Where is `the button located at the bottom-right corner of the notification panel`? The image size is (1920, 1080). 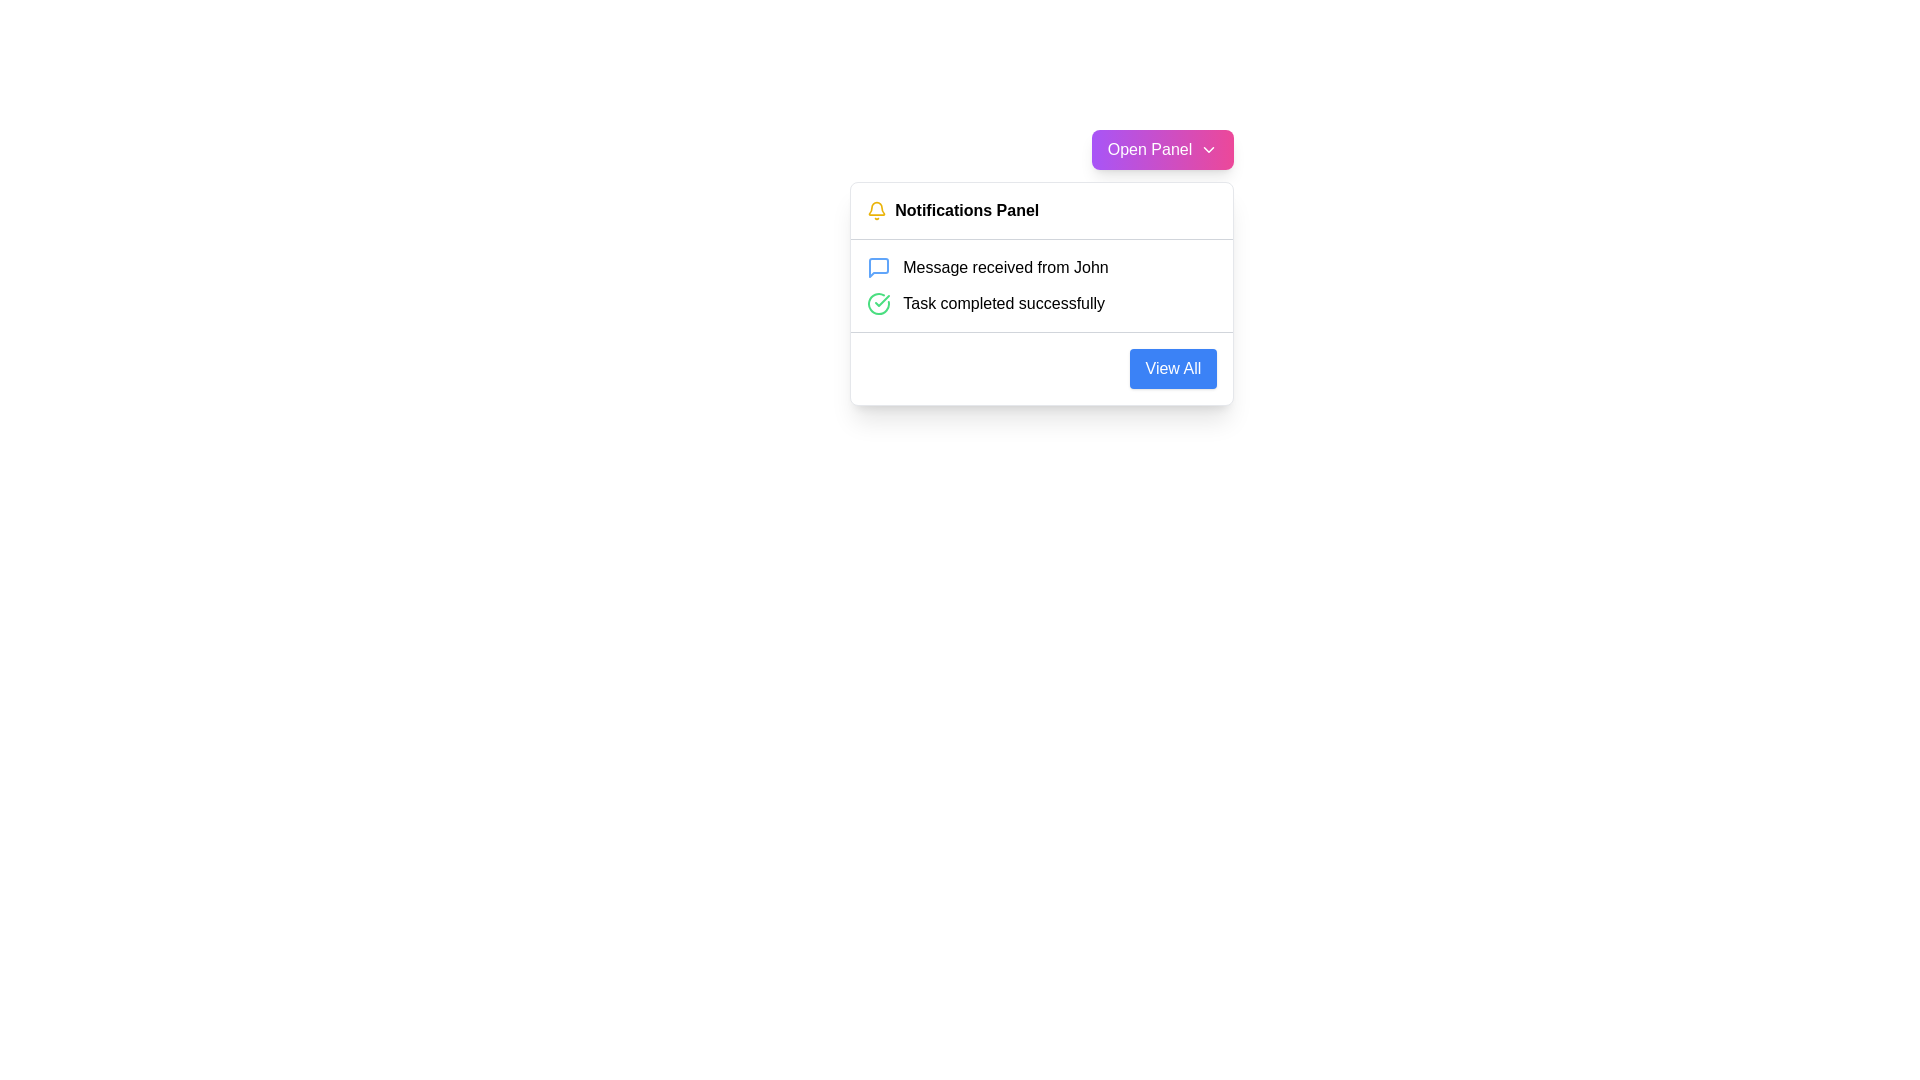 the button located at the bottom-right corner of the notification panel is located at coordinates (1041, 368).